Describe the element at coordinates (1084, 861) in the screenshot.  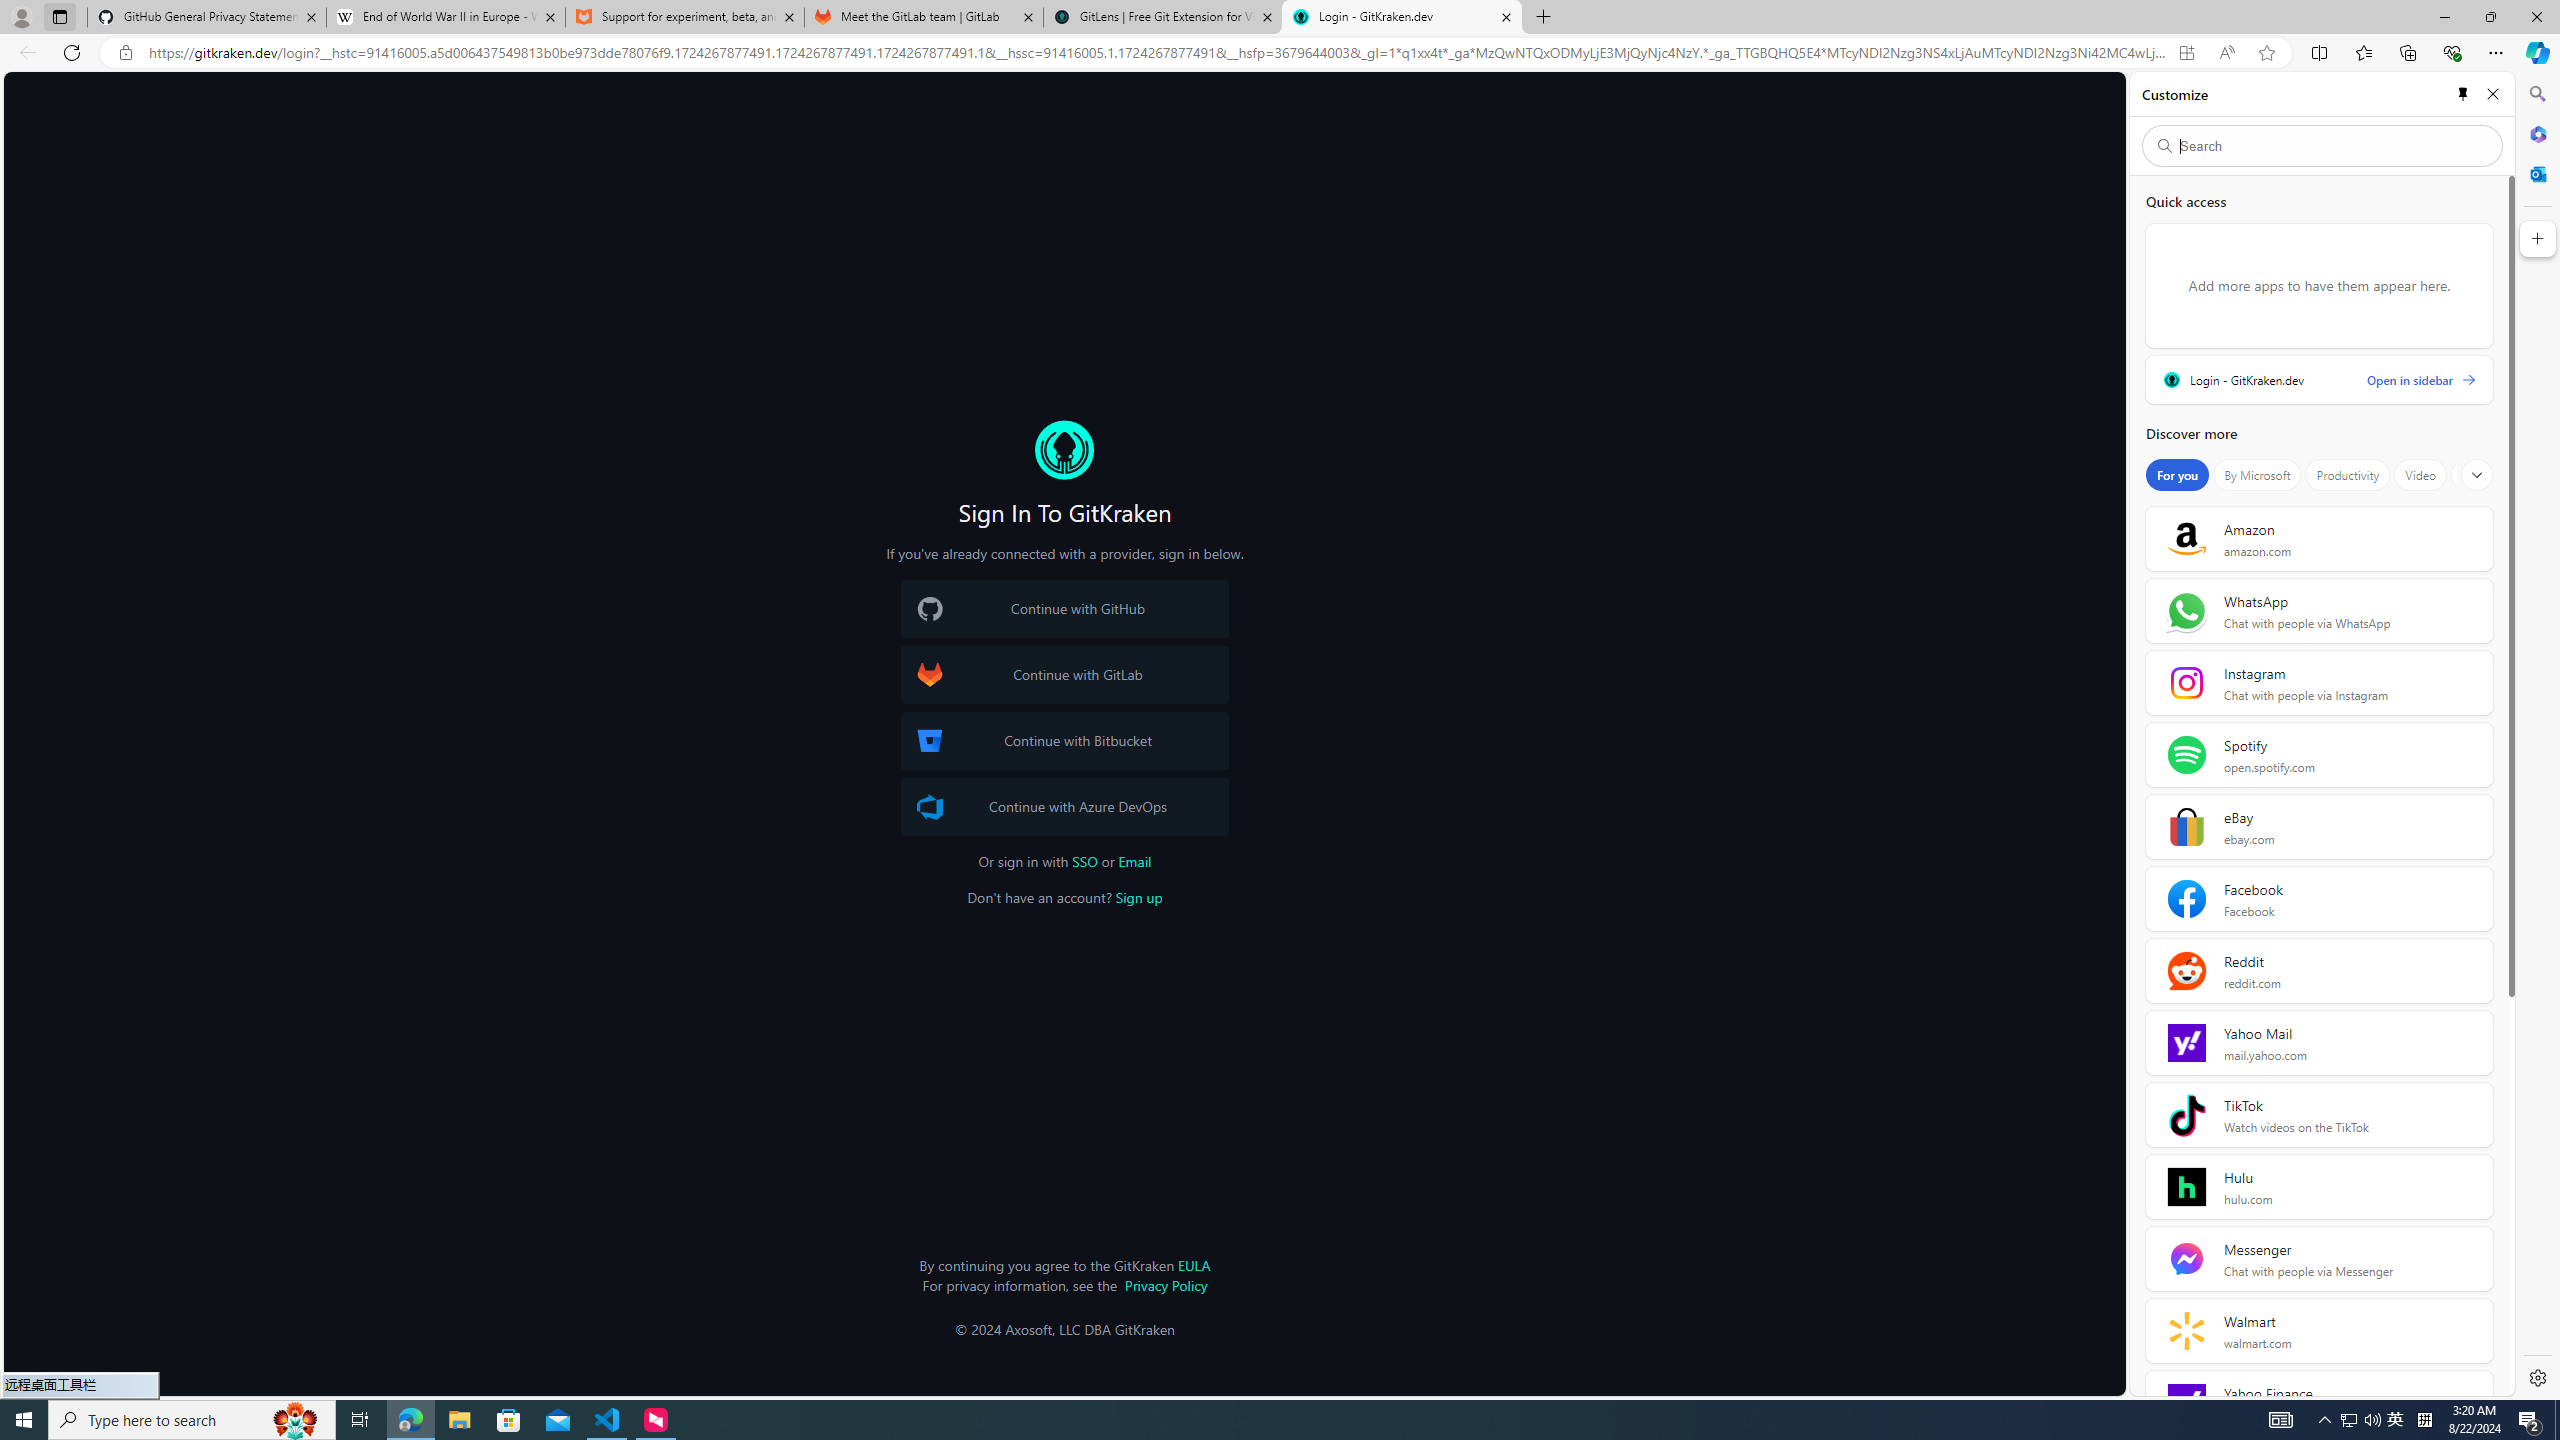
I see `'SSO'` at that location.